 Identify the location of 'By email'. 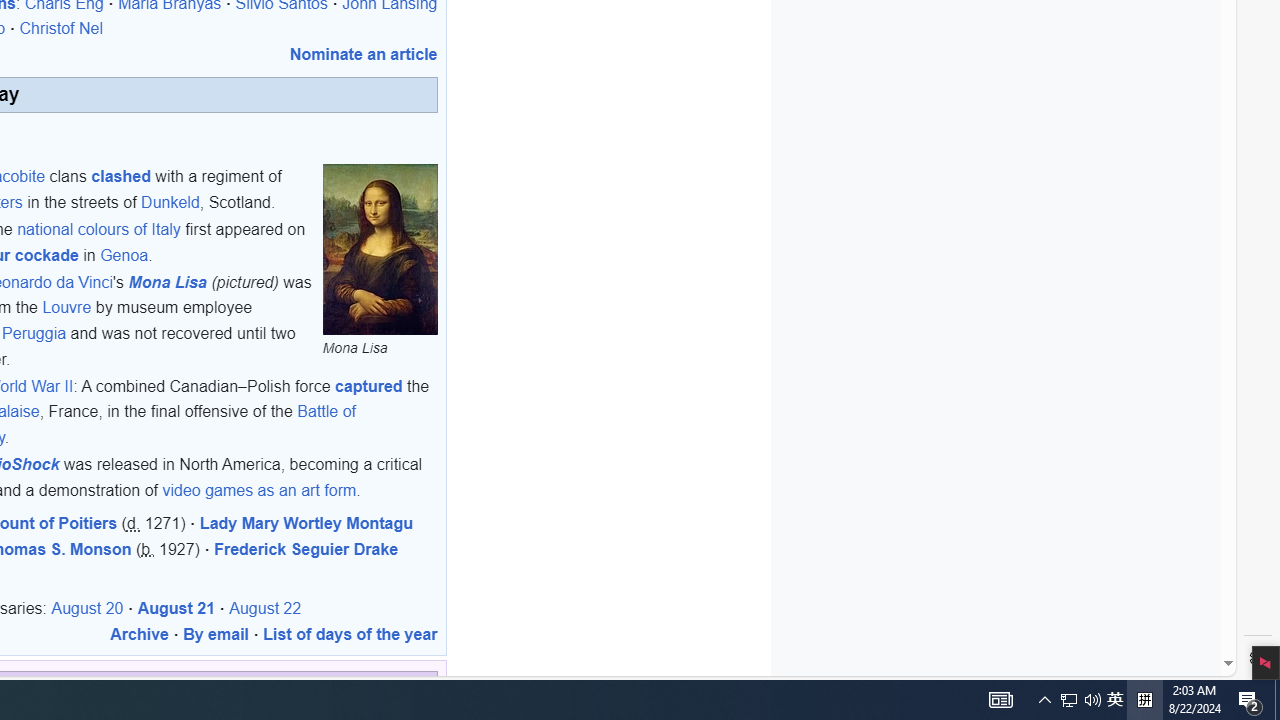
(216, 633).